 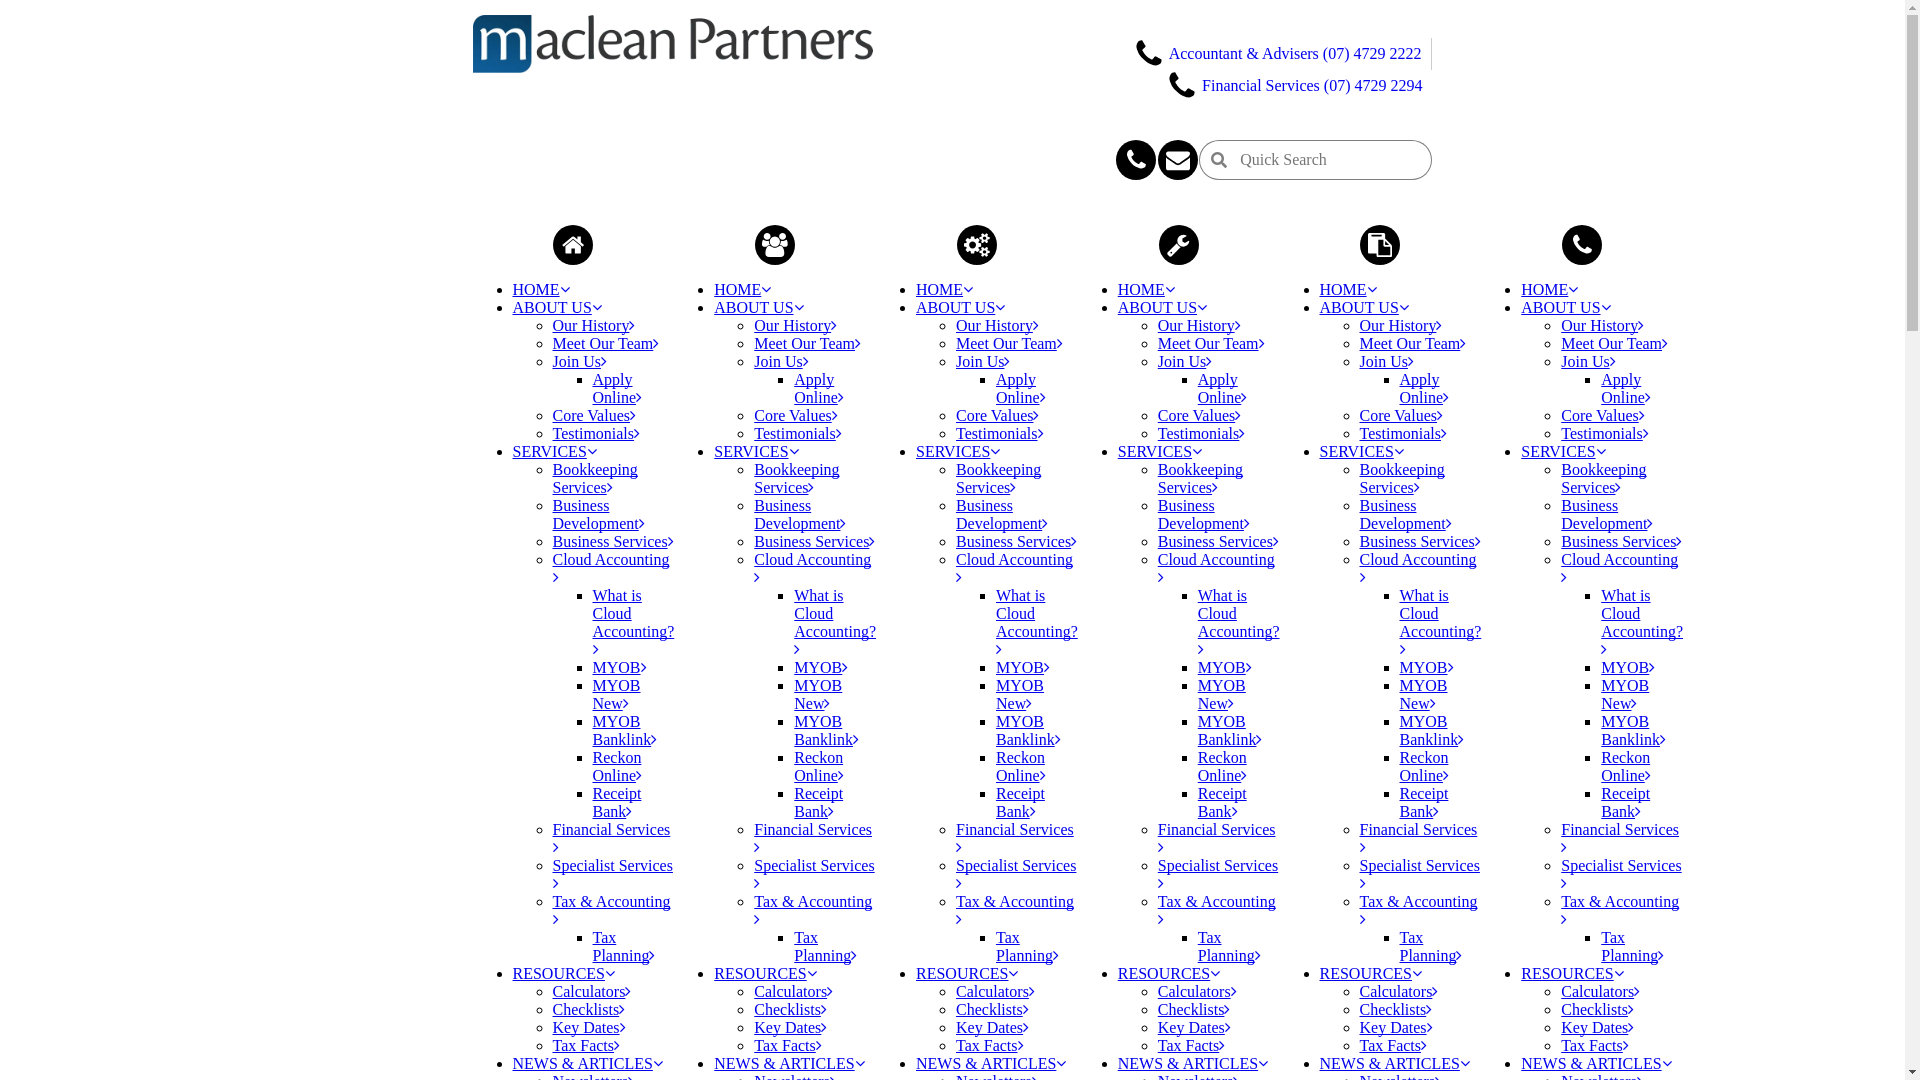 What do you see at coordinates (1607, 513) in the screenshot?
I see `'Business Development'` at bounding box center [1607, 513].